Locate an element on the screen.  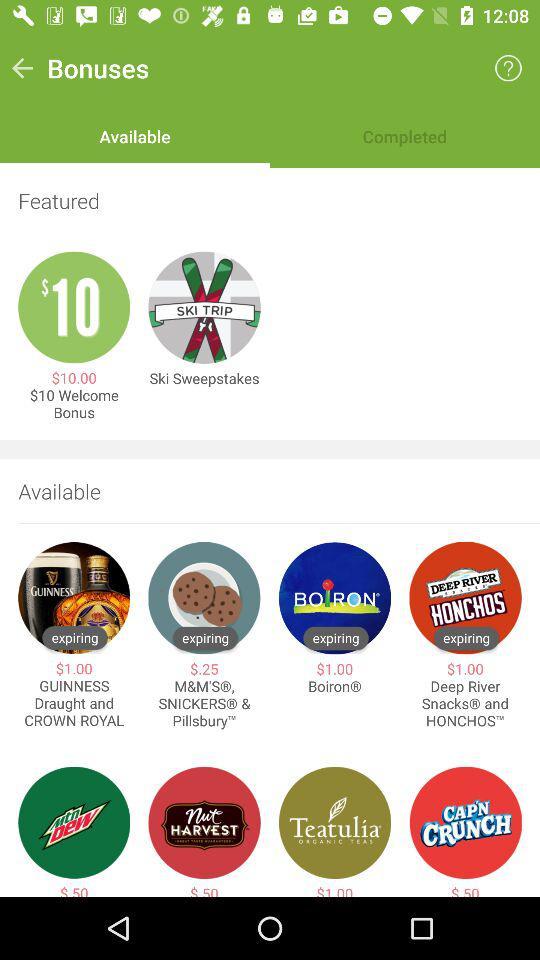
the icon to the right of the bonuses icon is located at coordinates (508, 68).